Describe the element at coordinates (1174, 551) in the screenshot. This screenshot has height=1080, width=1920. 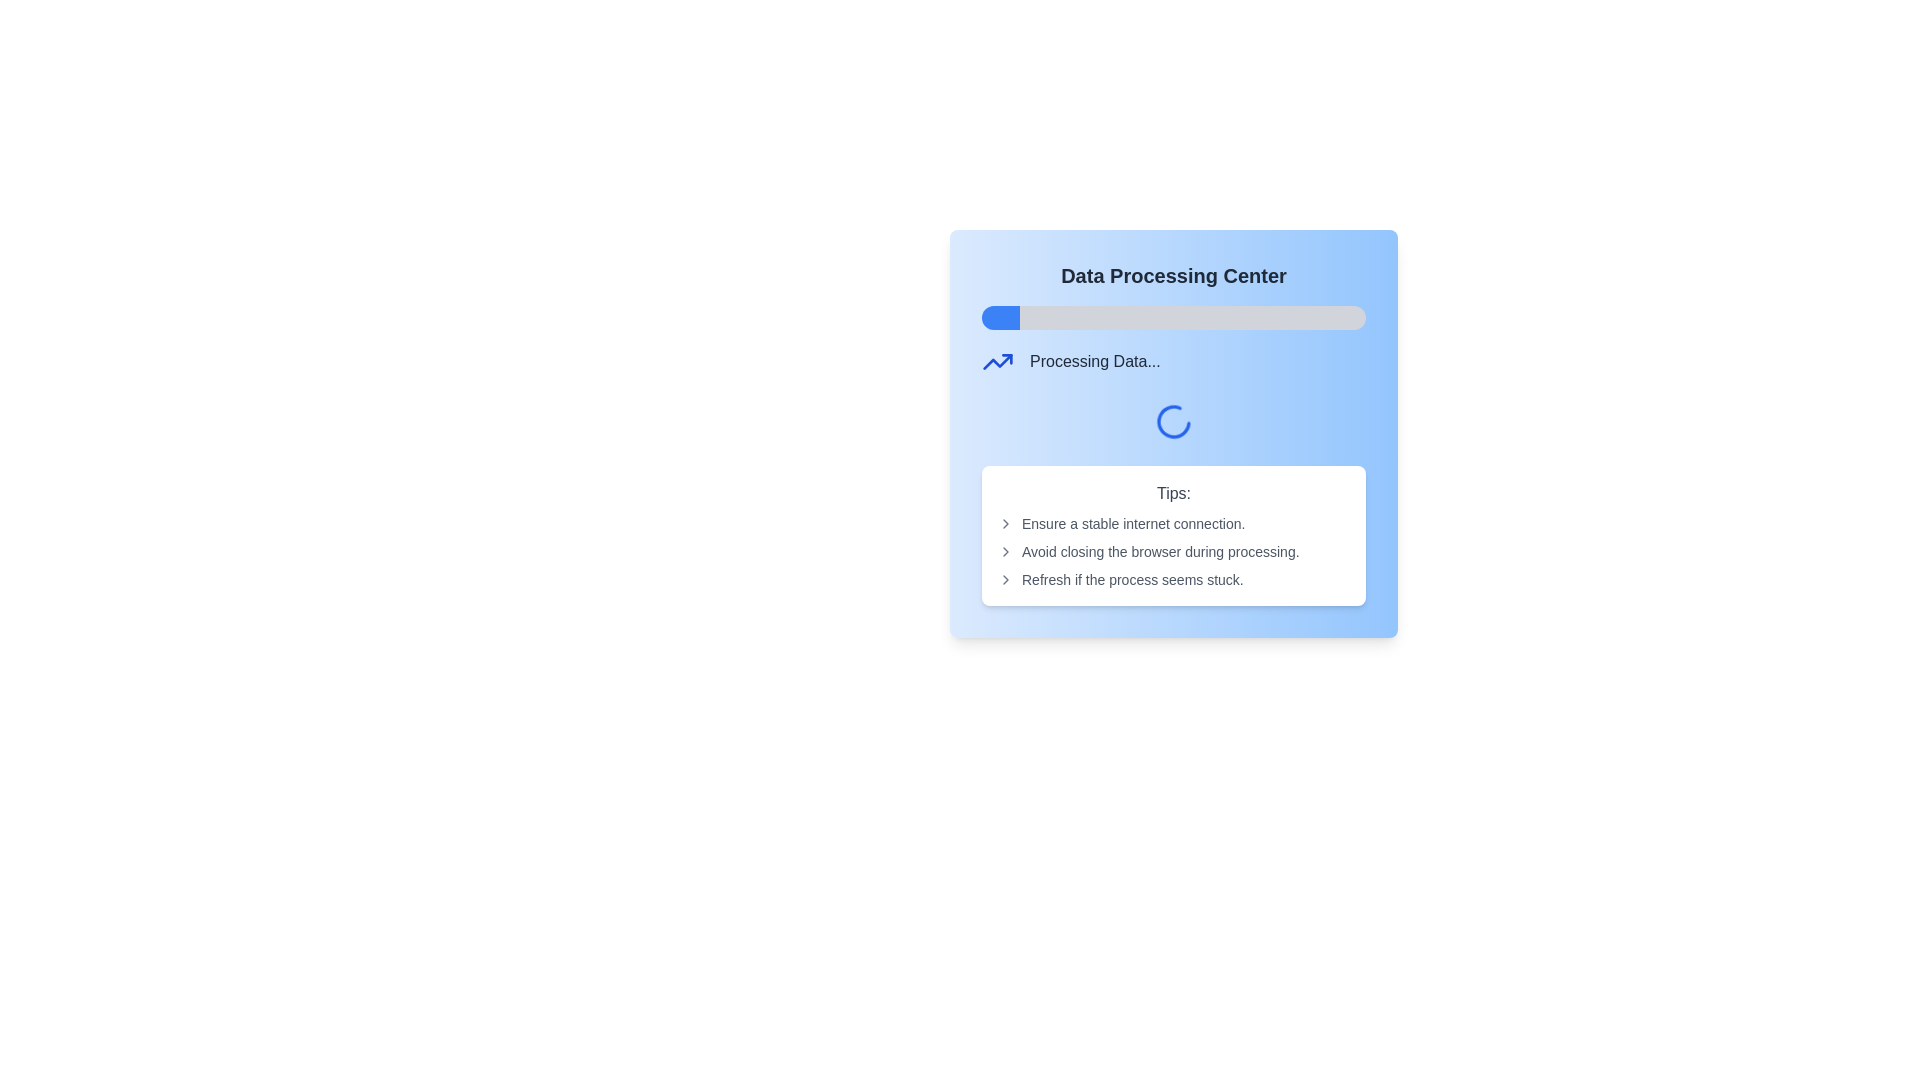
I see `the static text element displaying the message 'Avoid closing the browser during processing.' which is the second item in the 'Tips:' section, aligned with a chevron icon on its left` at that location.